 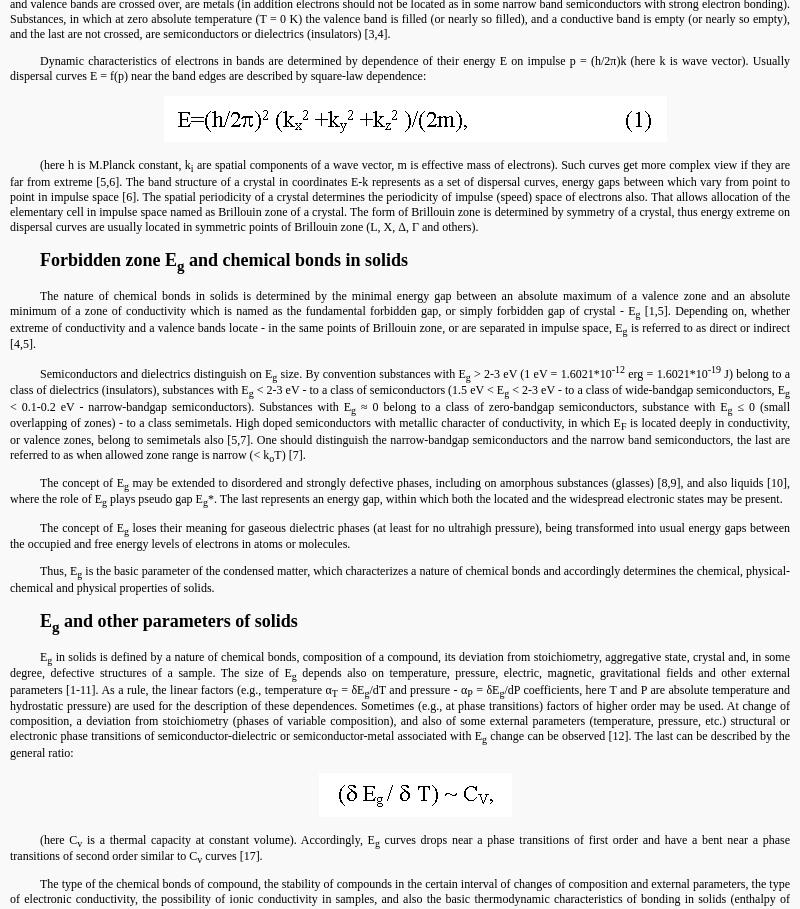 What do you see at coordinates (377, 389) in the screenshot?
I see `'< 2-3 eV - to a class of semiconductors (1.5 eV < E'` at bounding box center [377, 389].